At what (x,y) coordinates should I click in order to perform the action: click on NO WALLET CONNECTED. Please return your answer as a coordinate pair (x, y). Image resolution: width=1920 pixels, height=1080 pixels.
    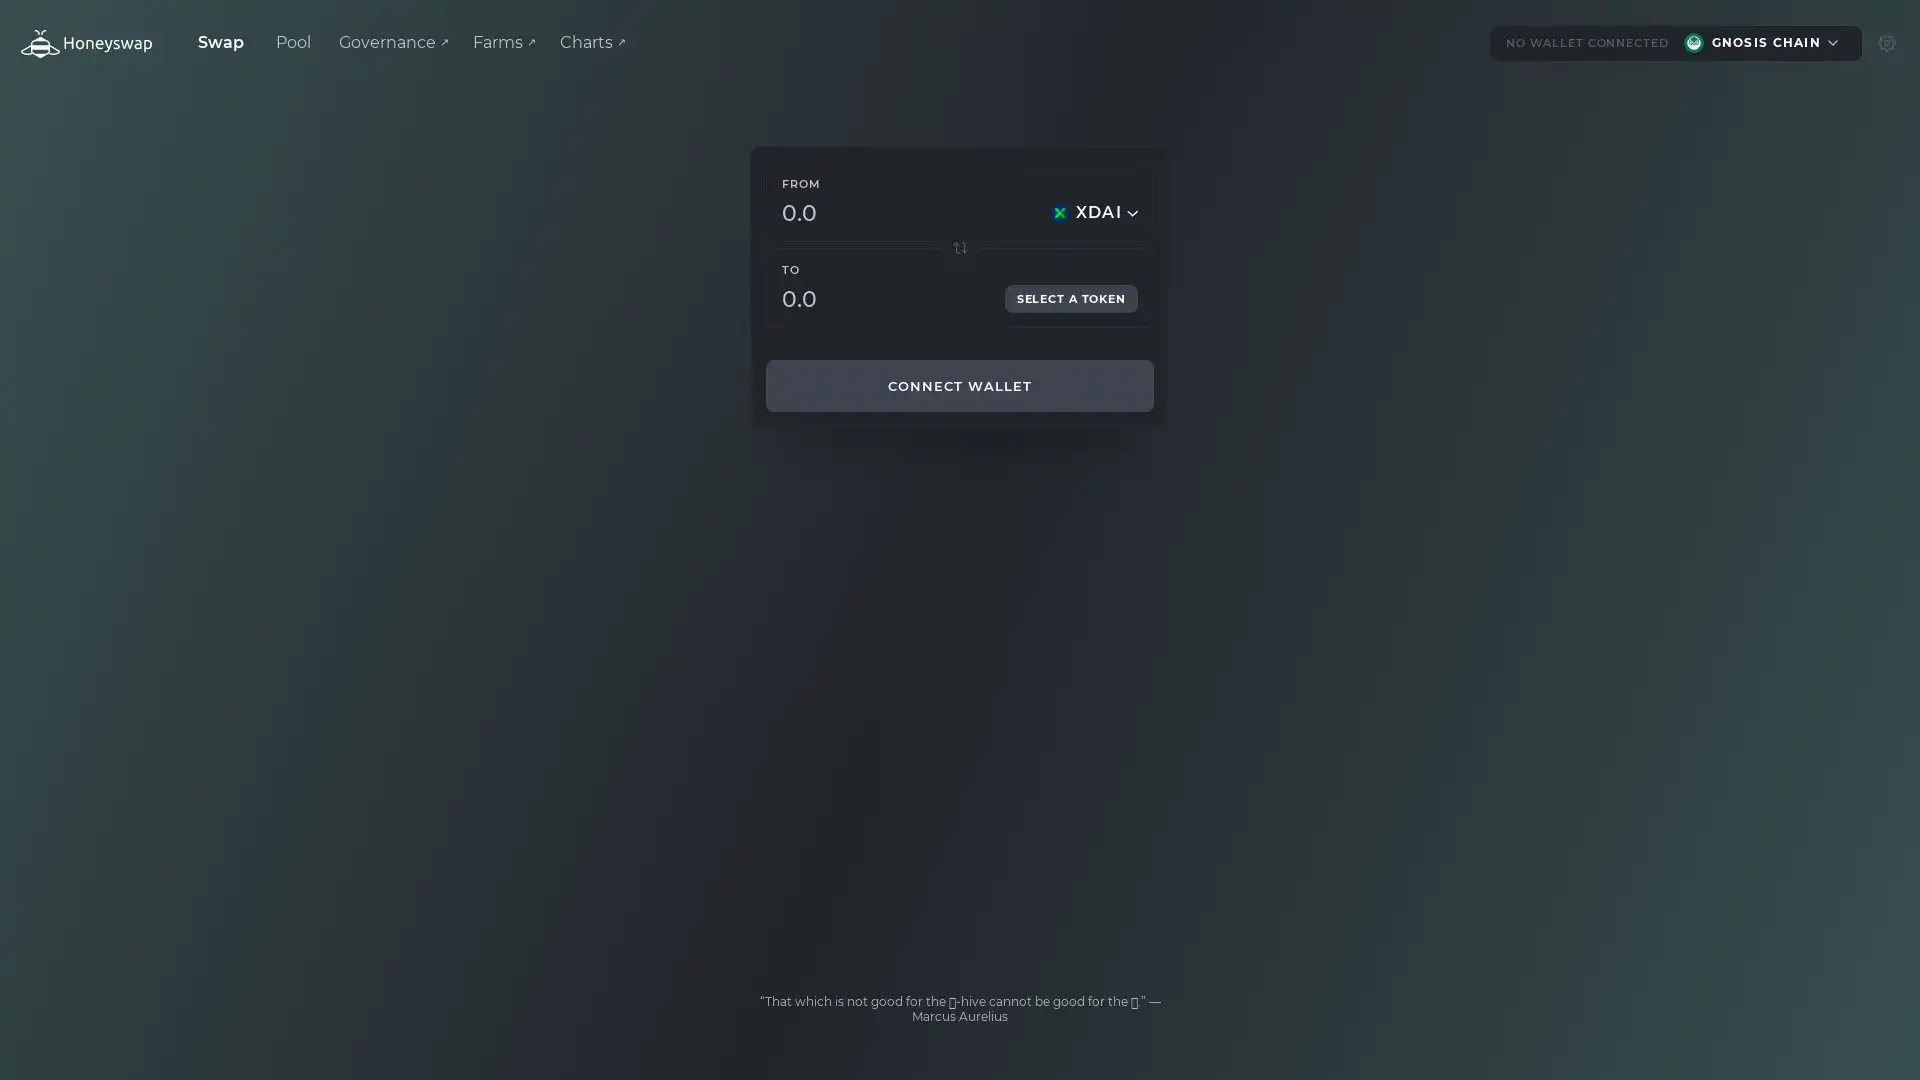
    Looking at the image, I should click on (1578, 42).